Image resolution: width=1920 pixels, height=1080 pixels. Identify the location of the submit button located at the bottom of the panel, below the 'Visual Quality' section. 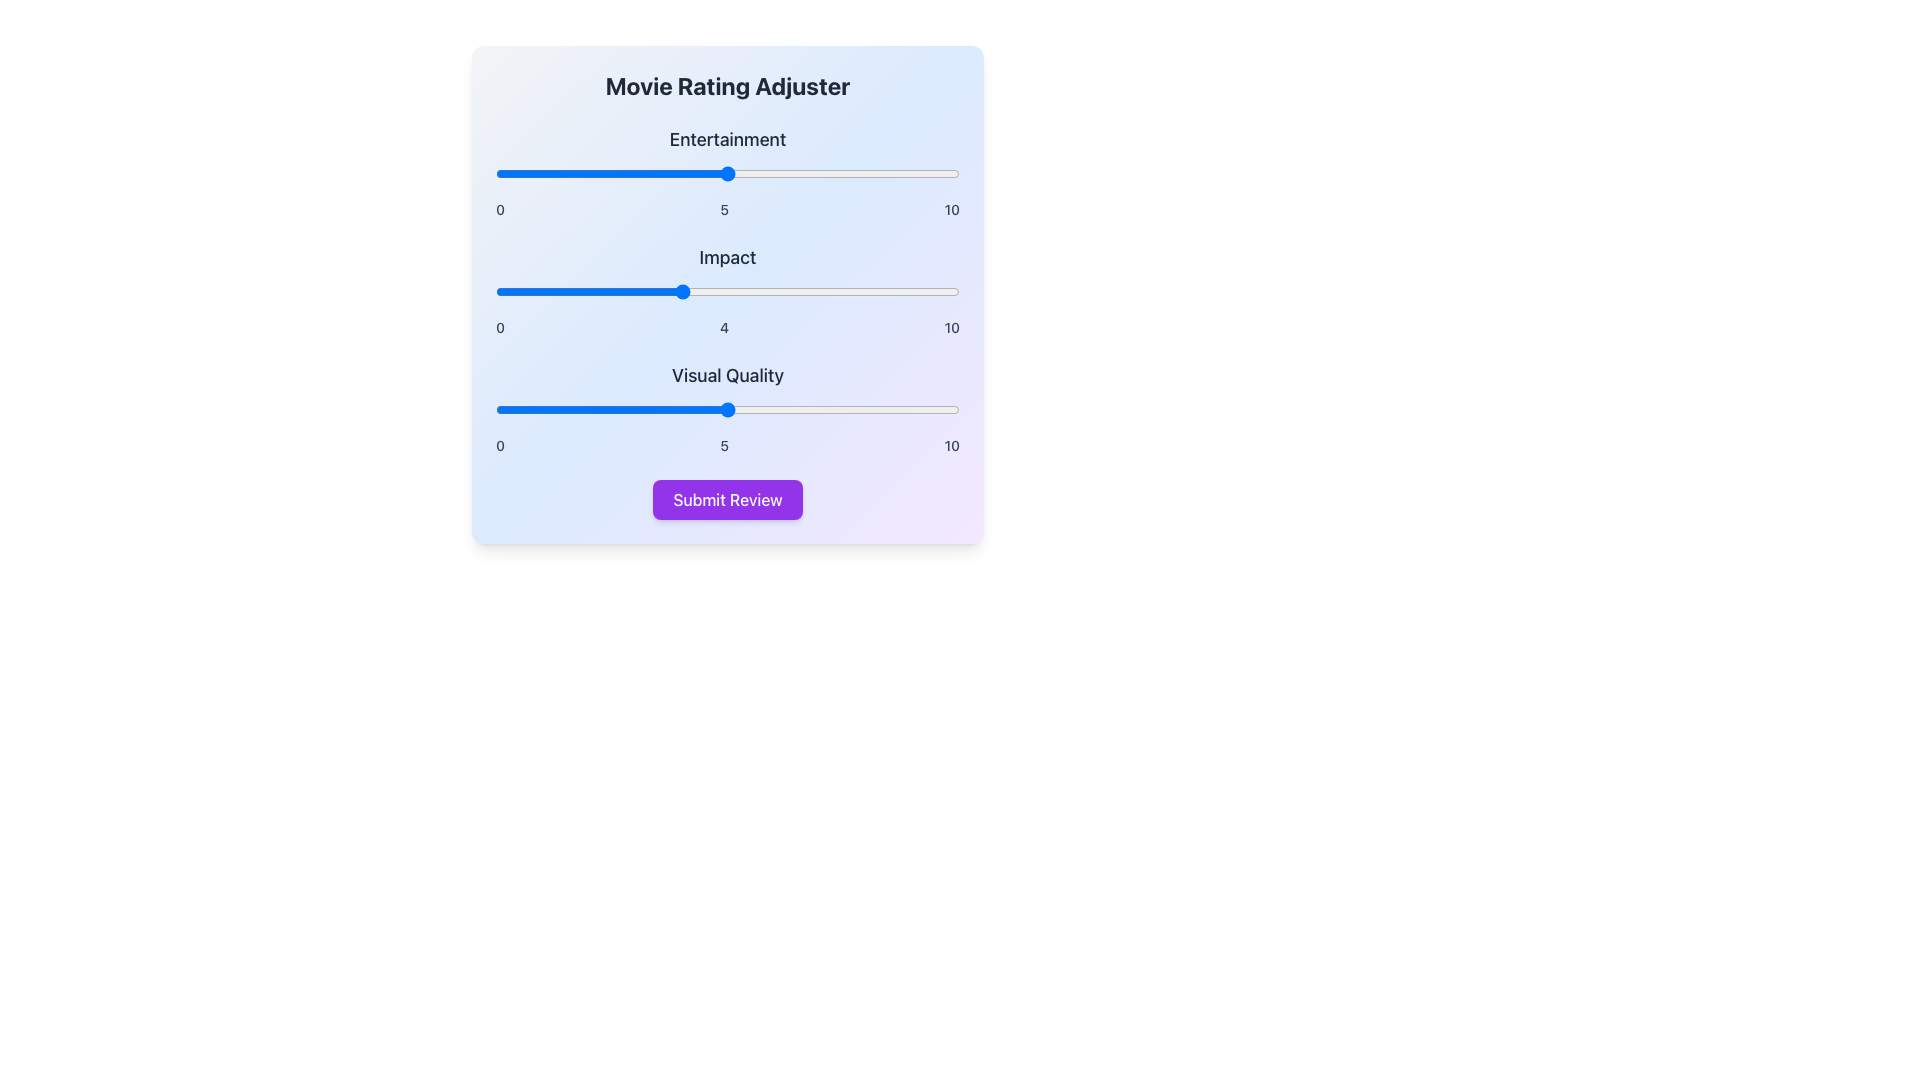
(727, 499).